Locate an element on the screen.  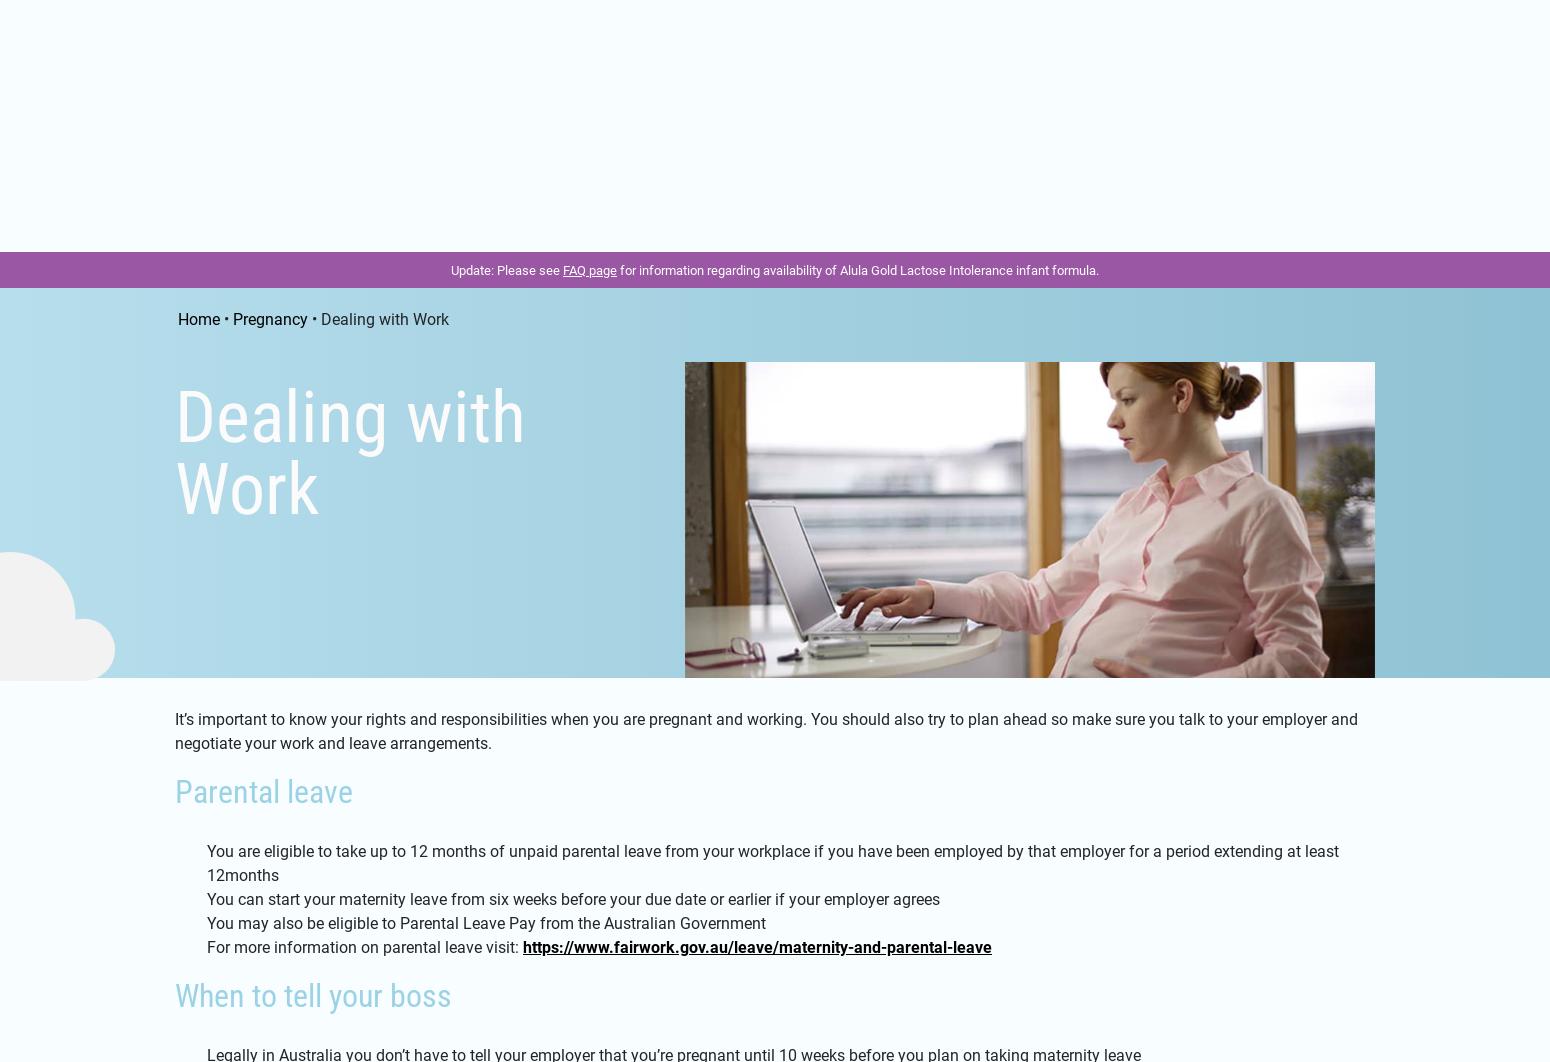
'Pregnancy' is located at coordinates (239, 230).